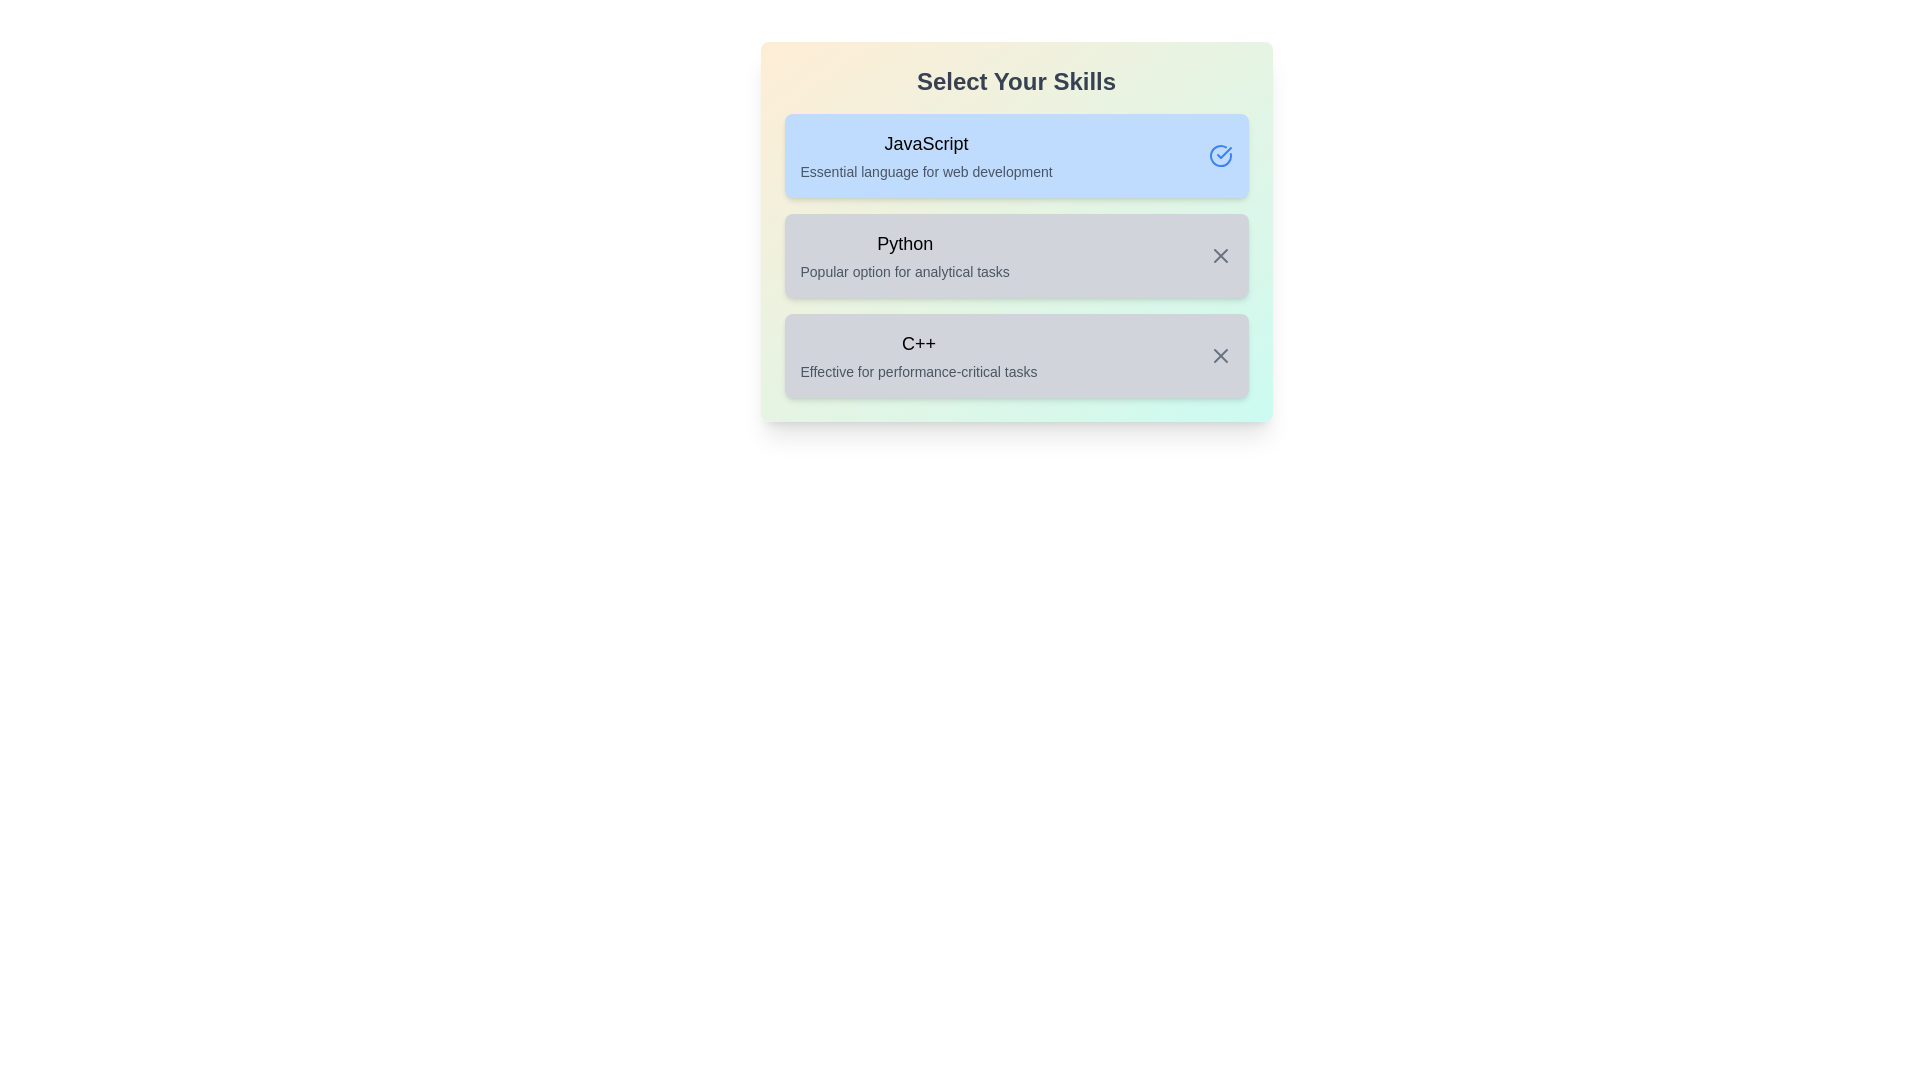  What do you see at coordinates (1016, 154) in the screenshot?
I see `the skill JavaScript by clicking on its container` at bounding box center [1016, 154].